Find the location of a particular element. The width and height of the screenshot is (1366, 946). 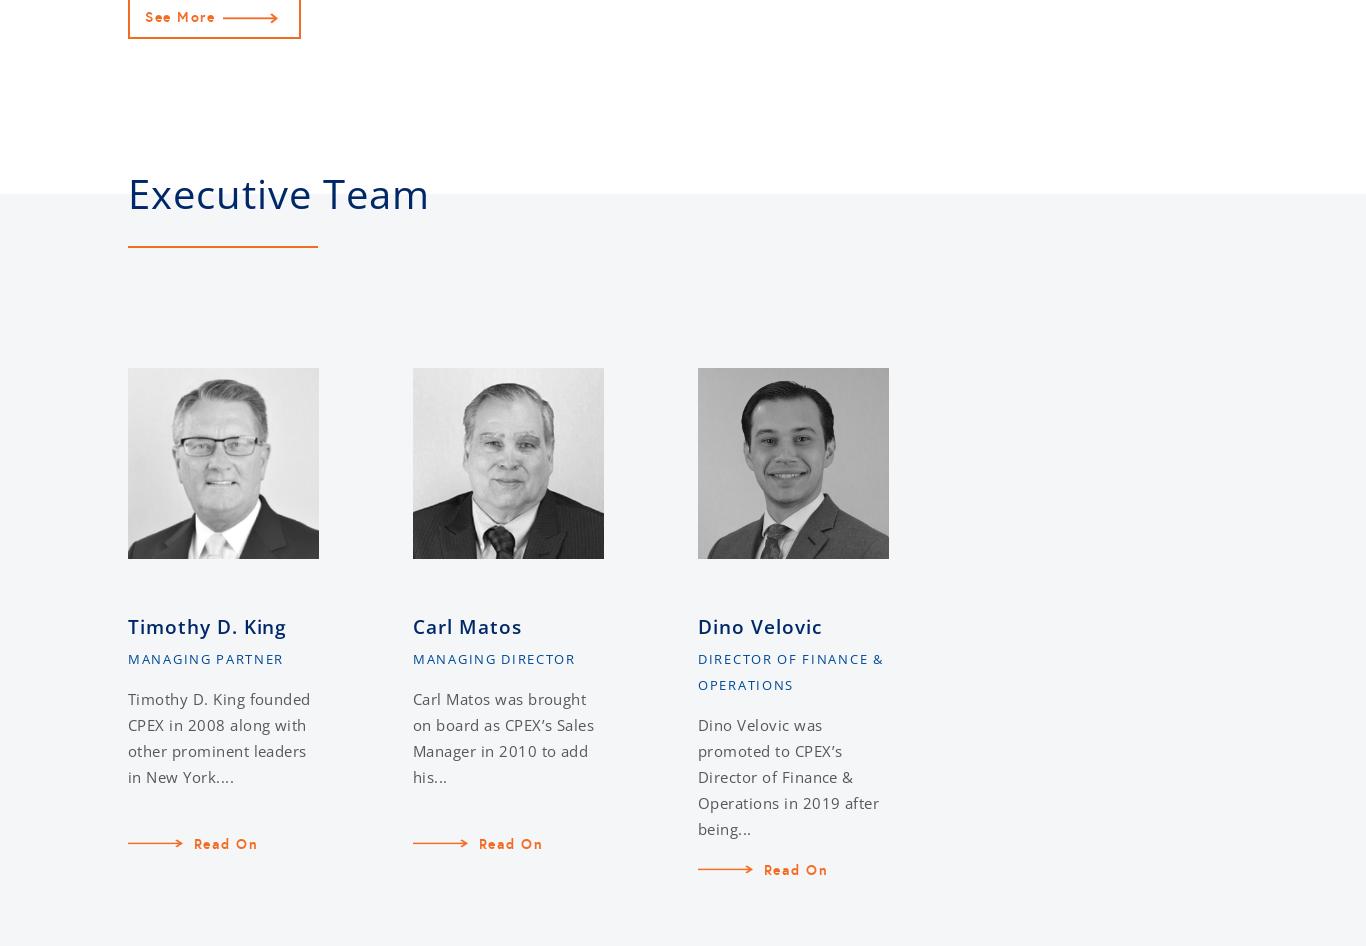

'Managing Director' is located at coordinates (411, 658).